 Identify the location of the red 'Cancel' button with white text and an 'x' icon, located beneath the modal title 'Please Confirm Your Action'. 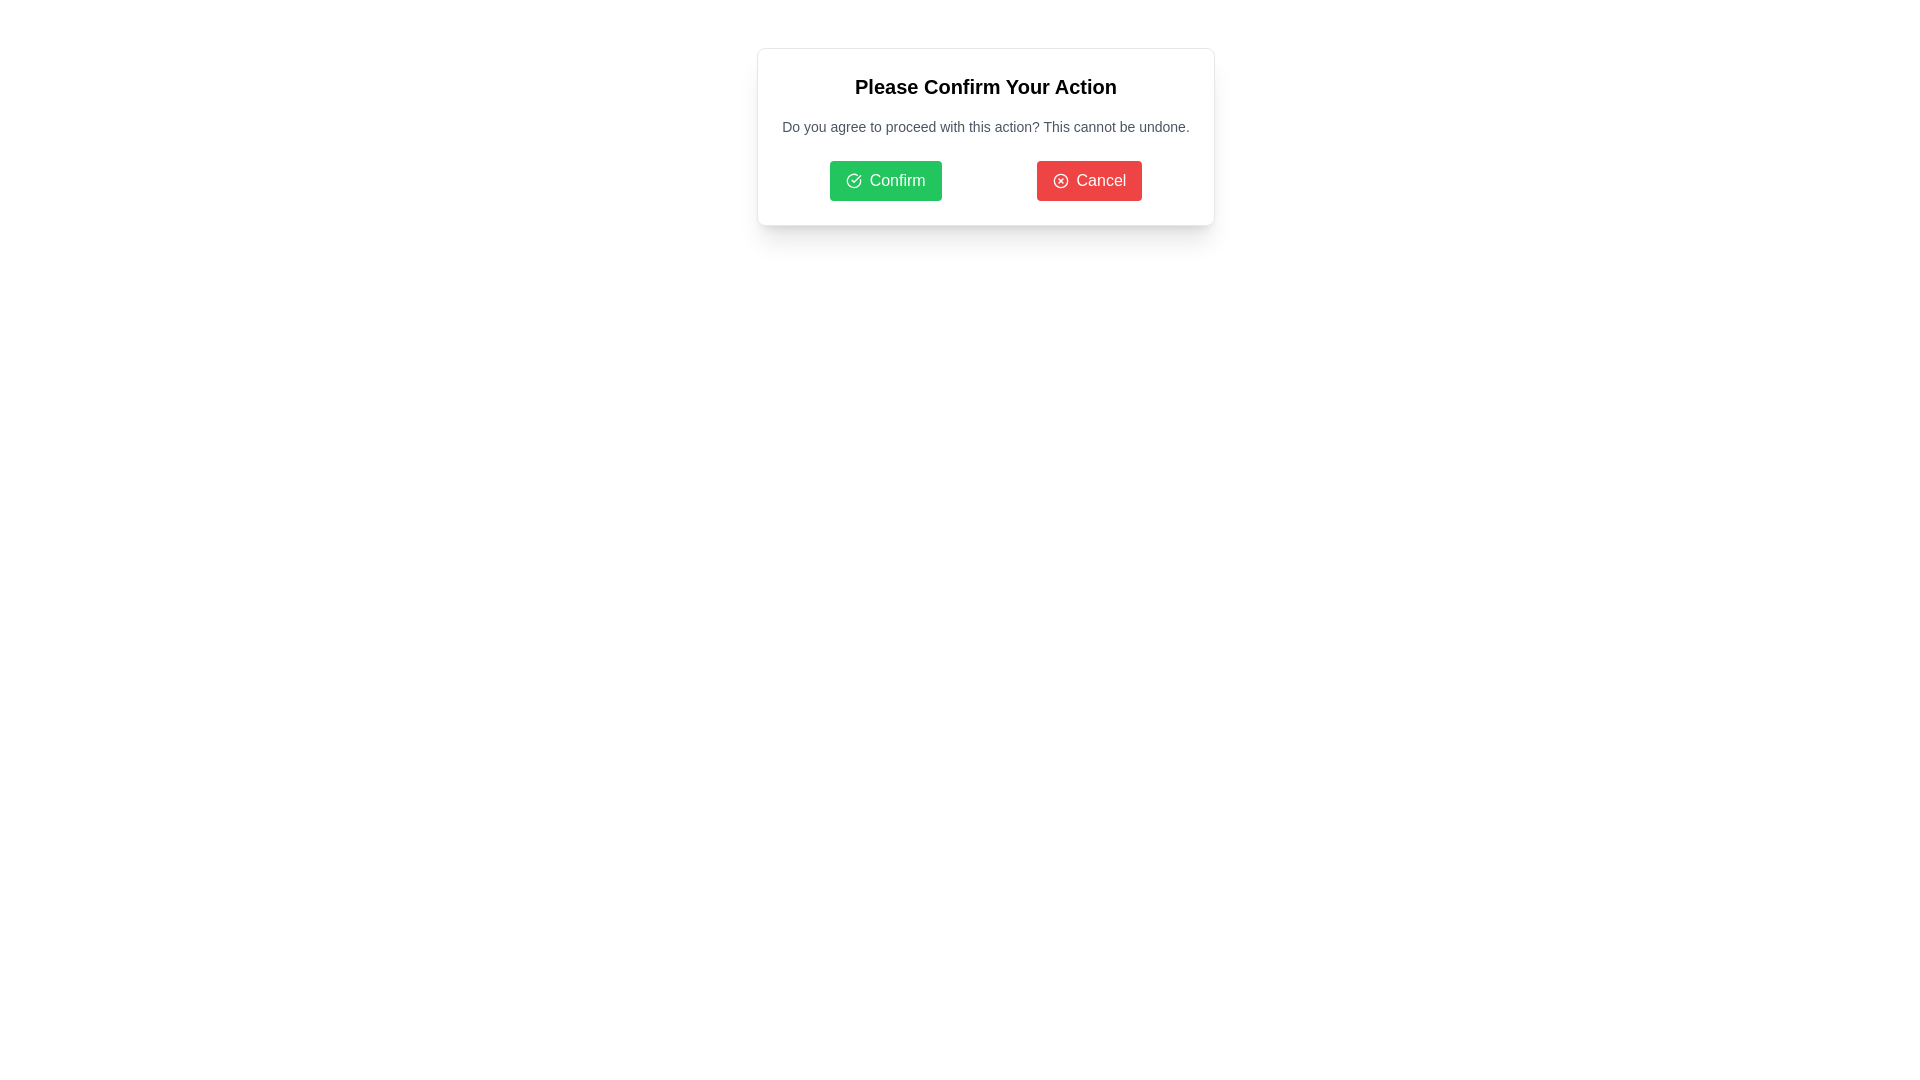
(1088, 181).